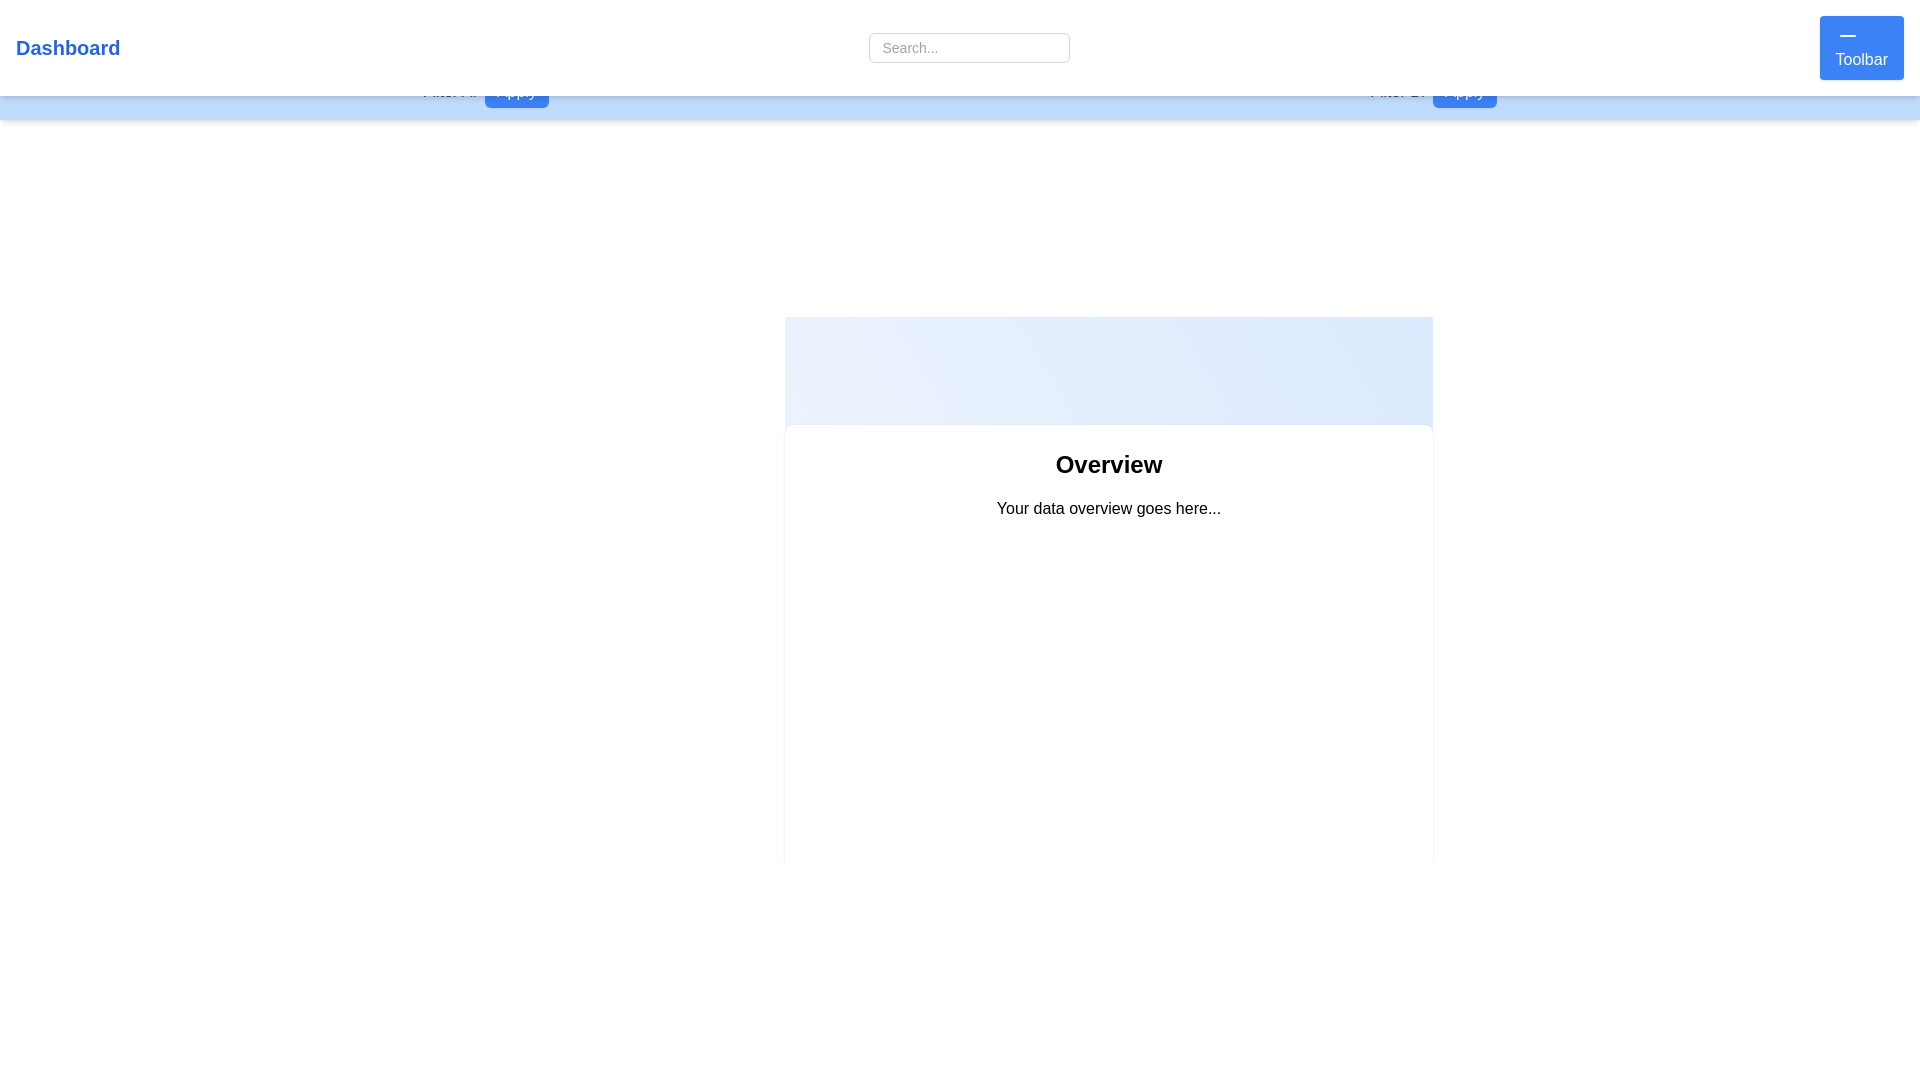 The width and height of the screenshot is (1920, 1080). Describe the element at coordinates (68, 46) in the screenshot. I see `the 'Dashboard' text label located on the far-left side of the top fixed toolbar, which is prominently displayed in large, bold, blue-colored typography` at that location.